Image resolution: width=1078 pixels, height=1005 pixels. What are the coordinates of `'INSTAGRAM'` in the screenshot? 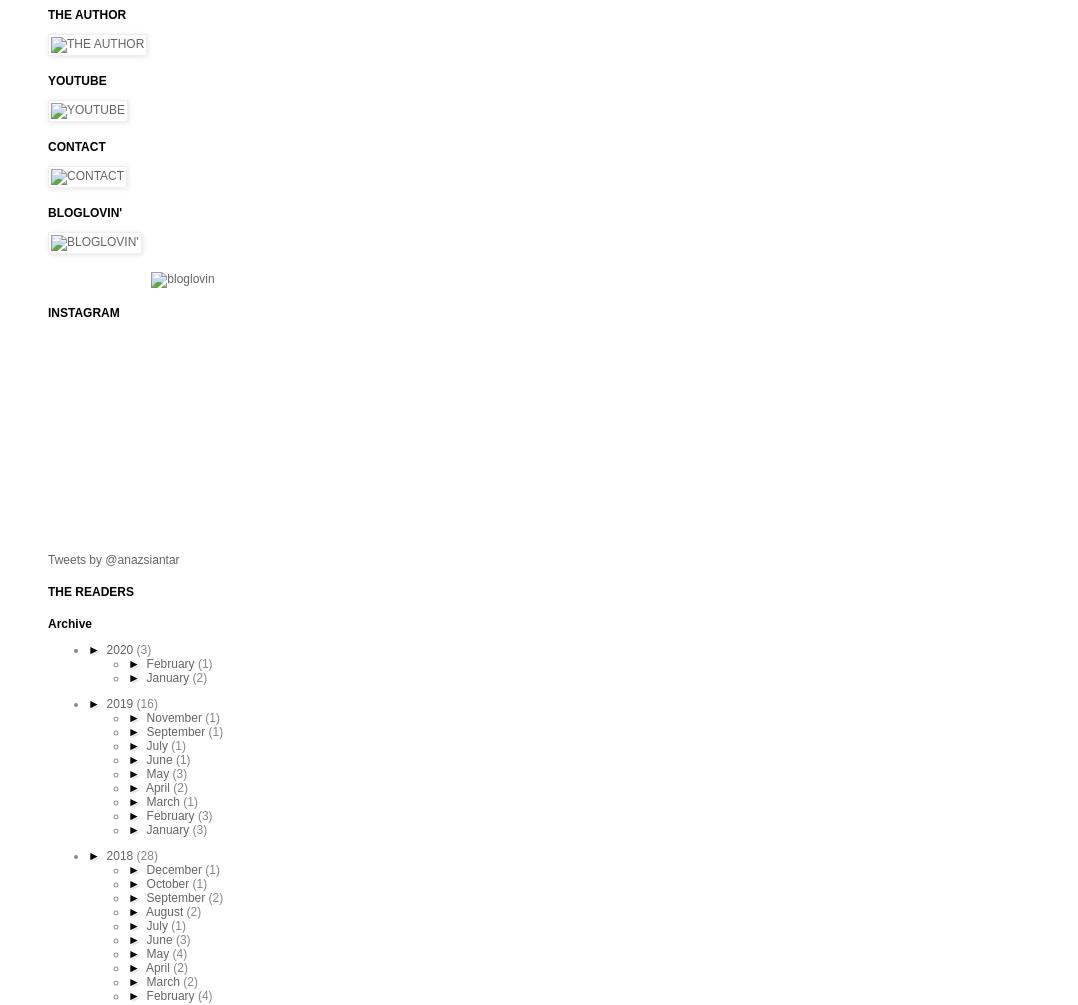 It's located at (82, 310).